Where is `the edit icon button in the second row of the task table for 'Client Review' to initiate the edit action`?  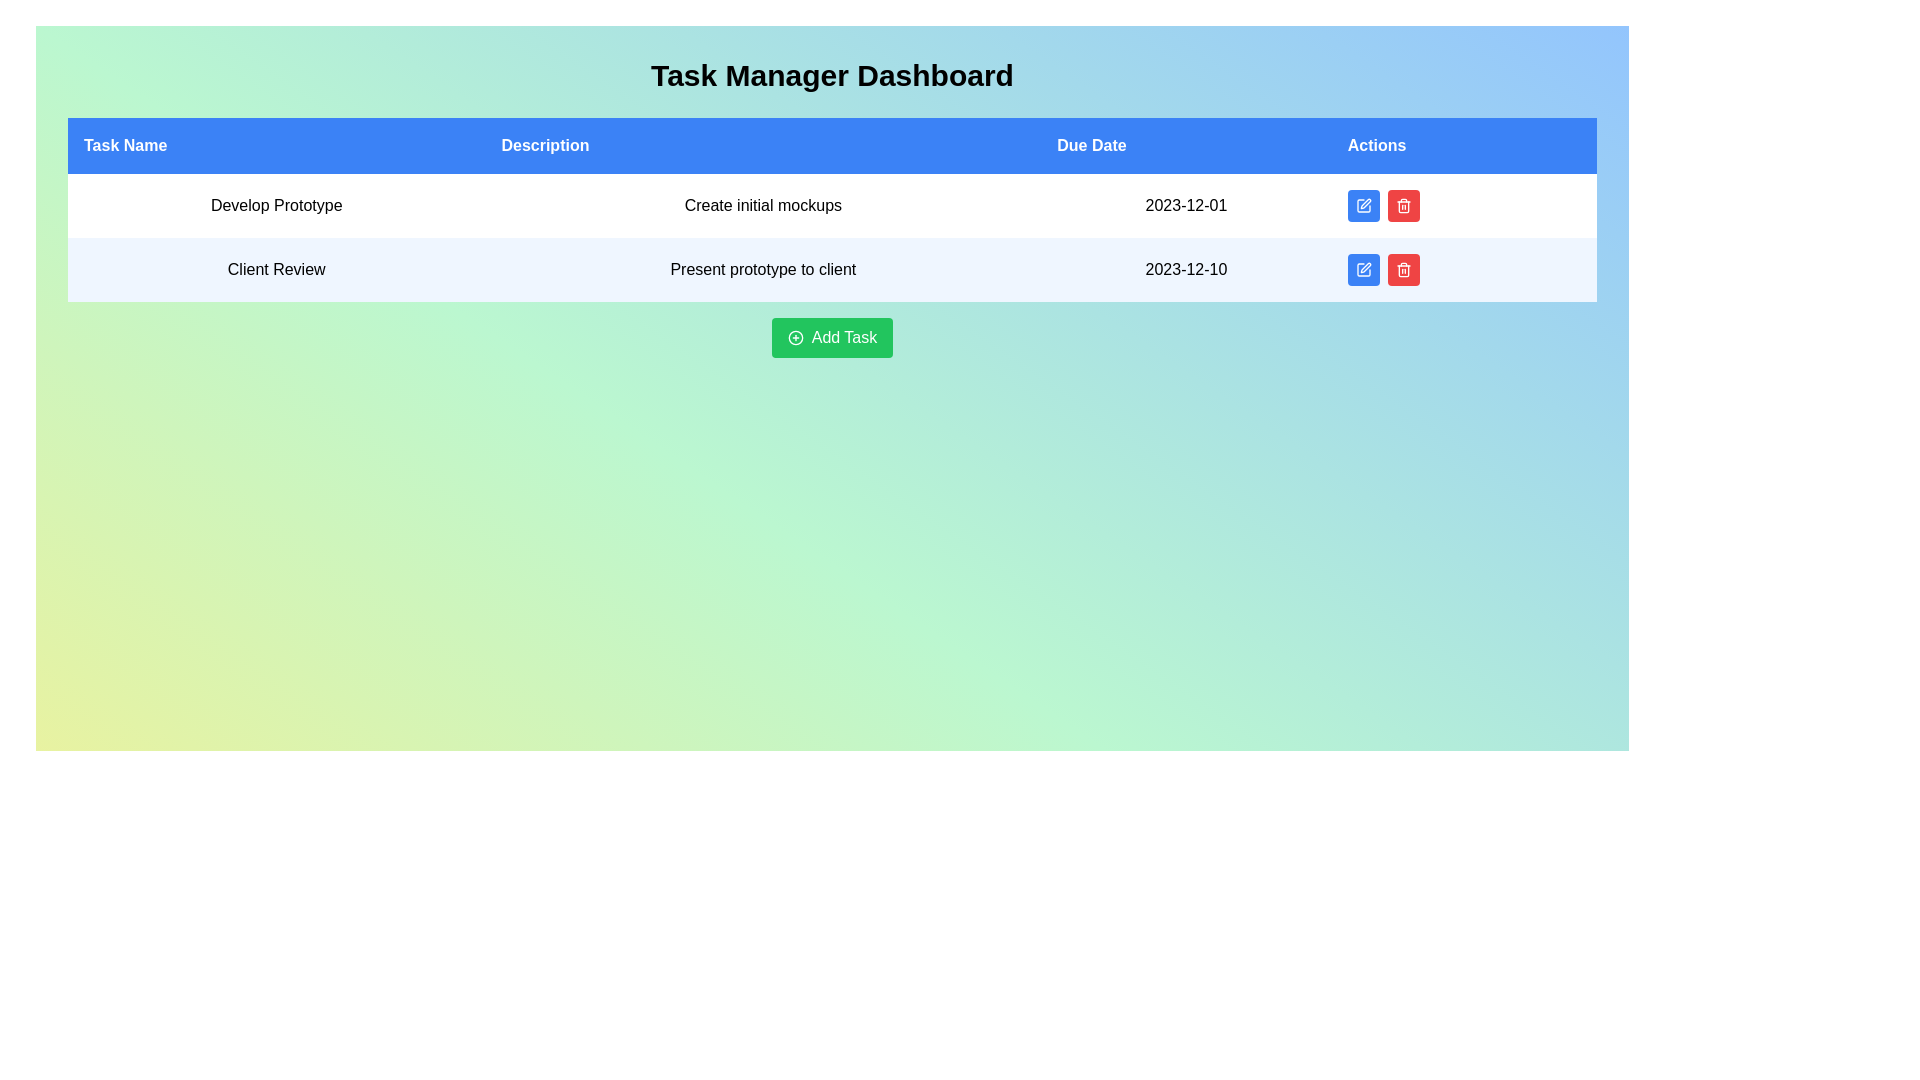
the edit icon button in the second row of the task table for 'Client Review' to initiate the edit action is located at coordinates (1364, 266).